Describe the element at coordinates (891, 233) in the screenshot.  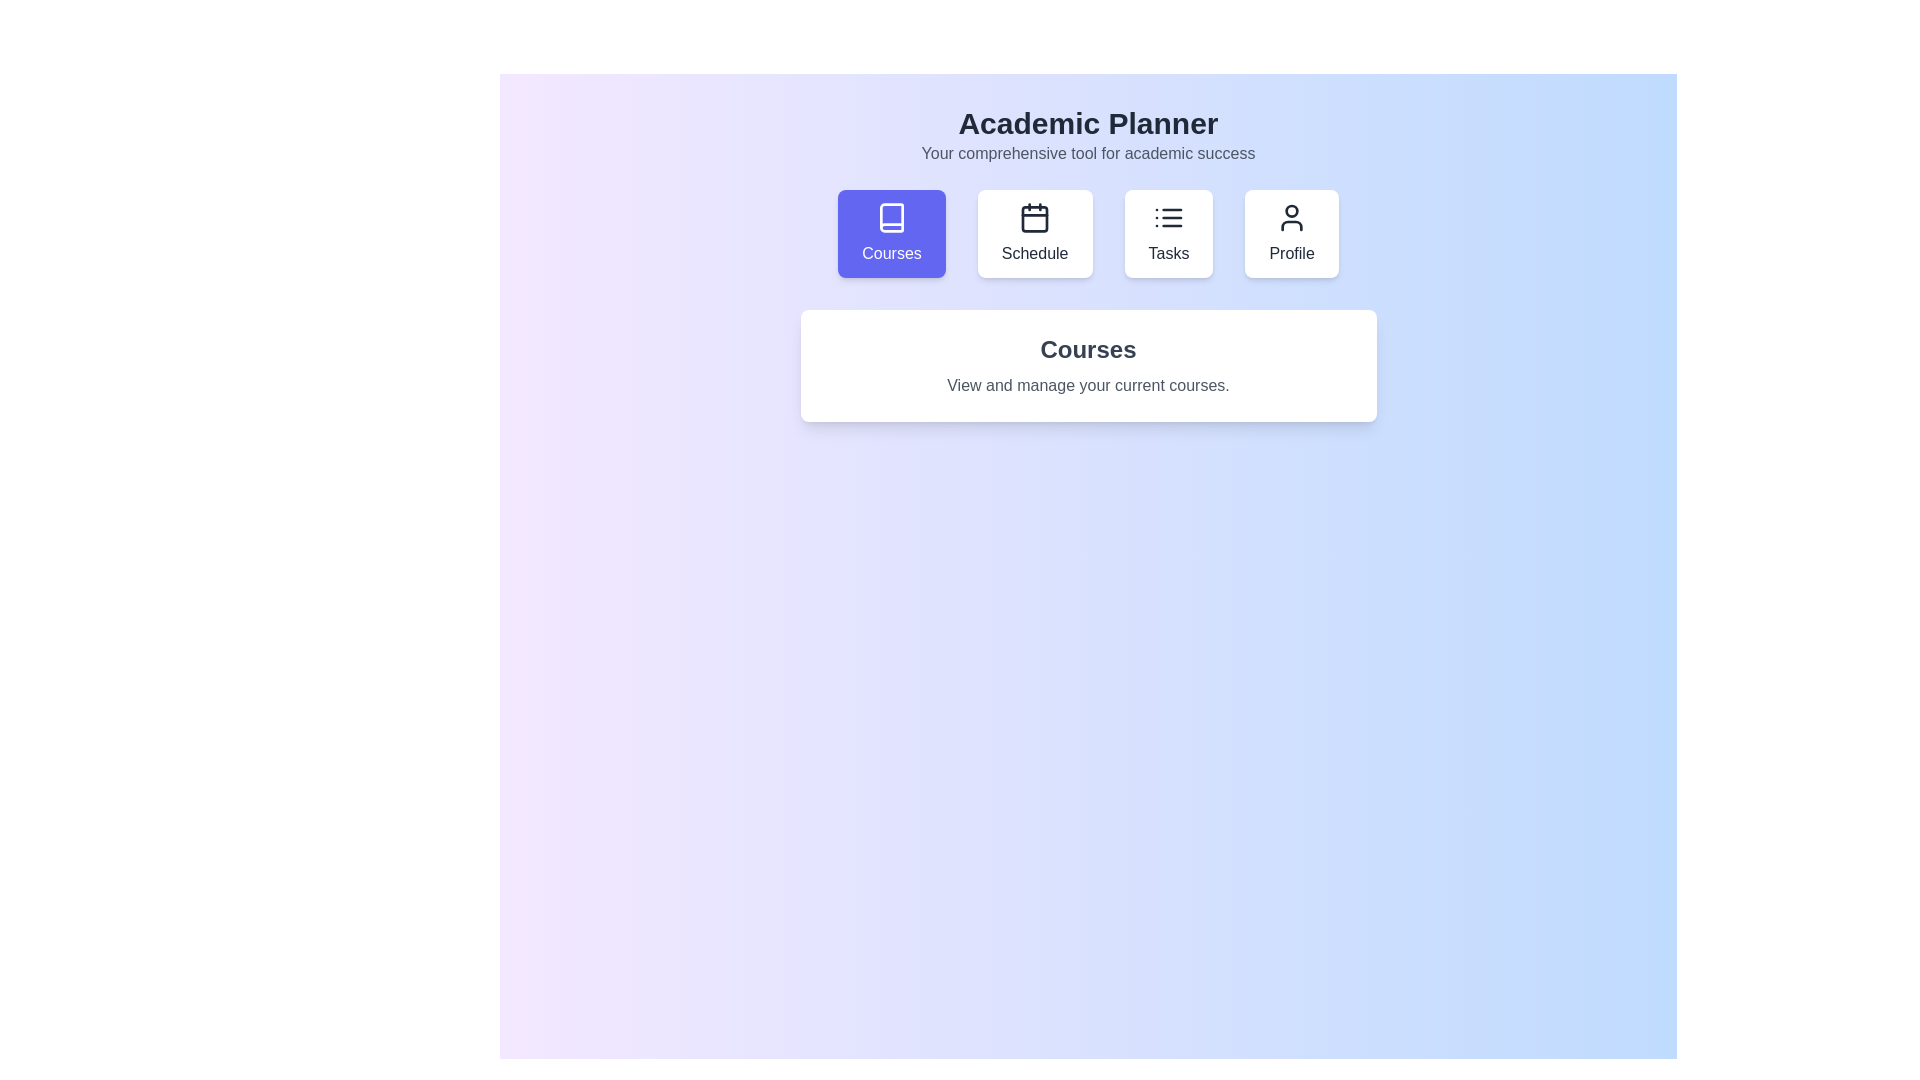
I see `the Courses tab to view its content` at that location.